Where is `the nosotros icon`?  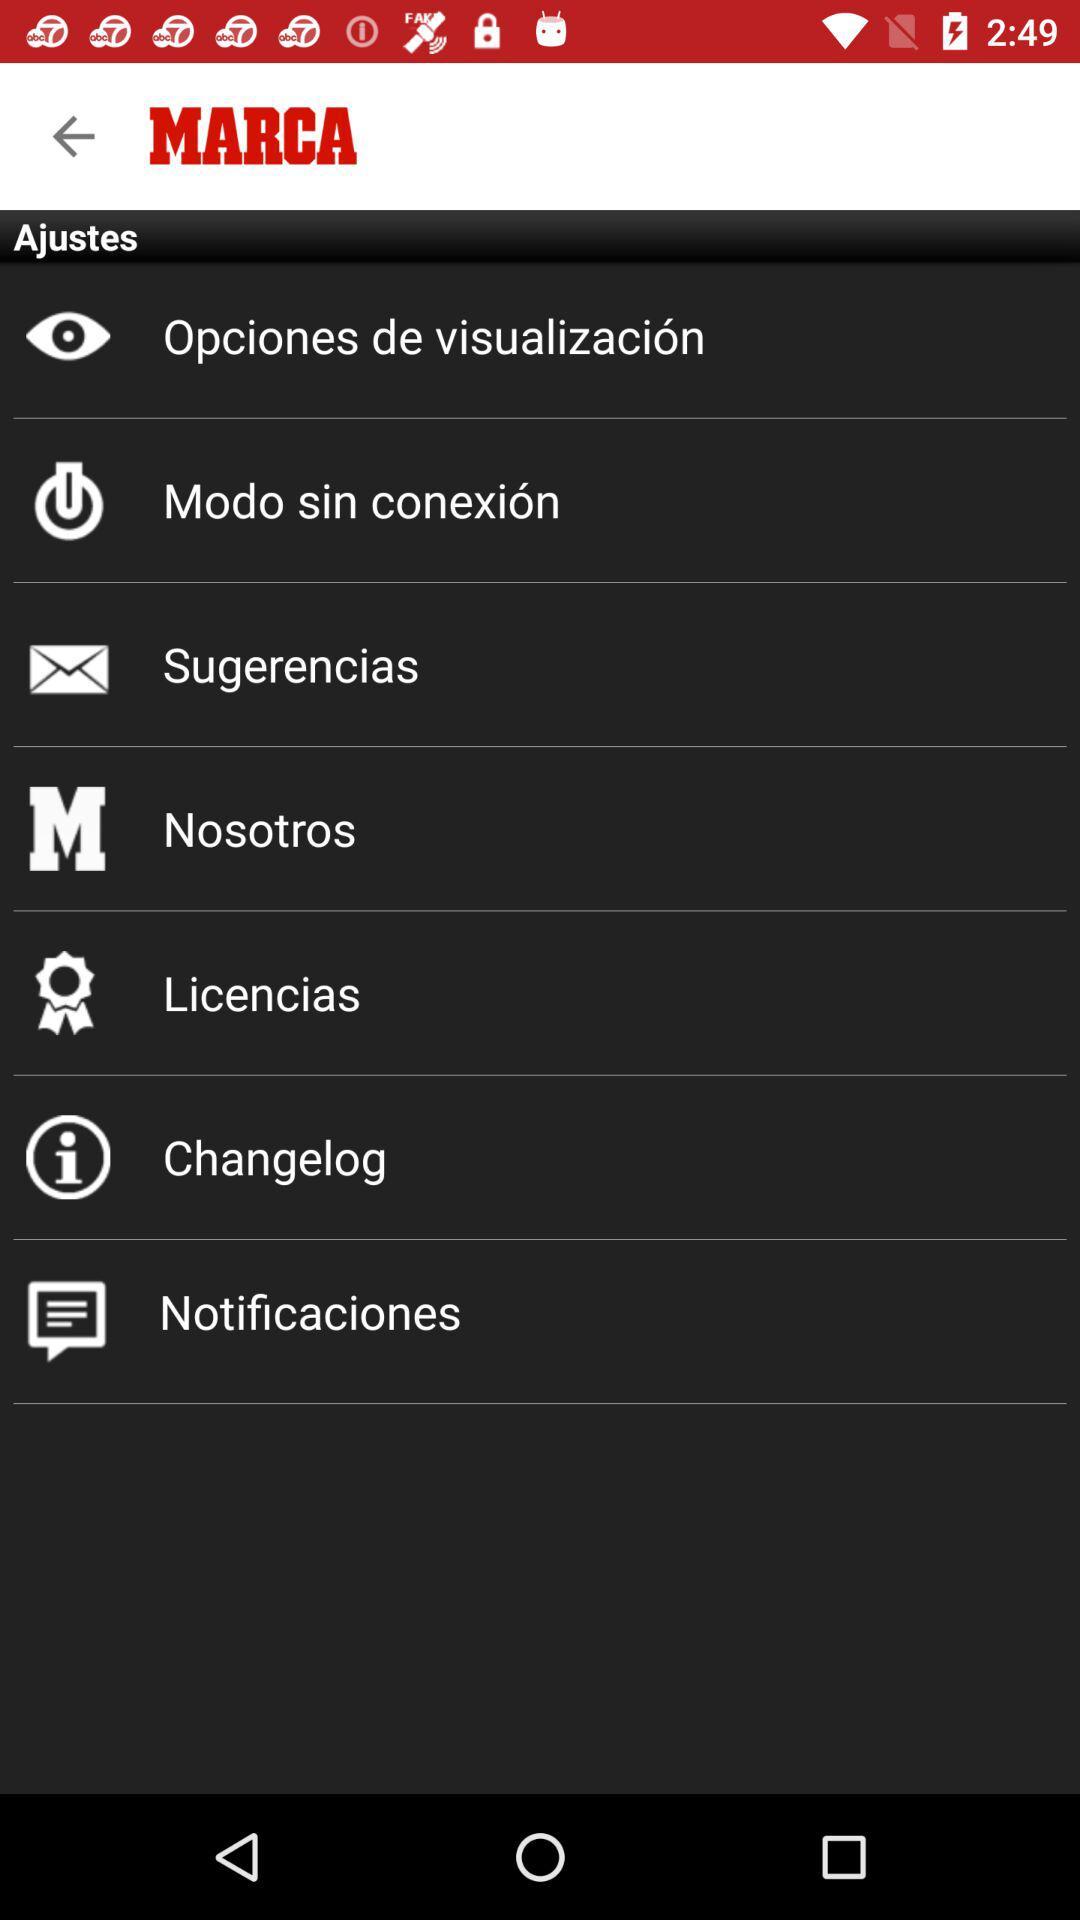 the nosotros icon is located at coordinates (540, 828).